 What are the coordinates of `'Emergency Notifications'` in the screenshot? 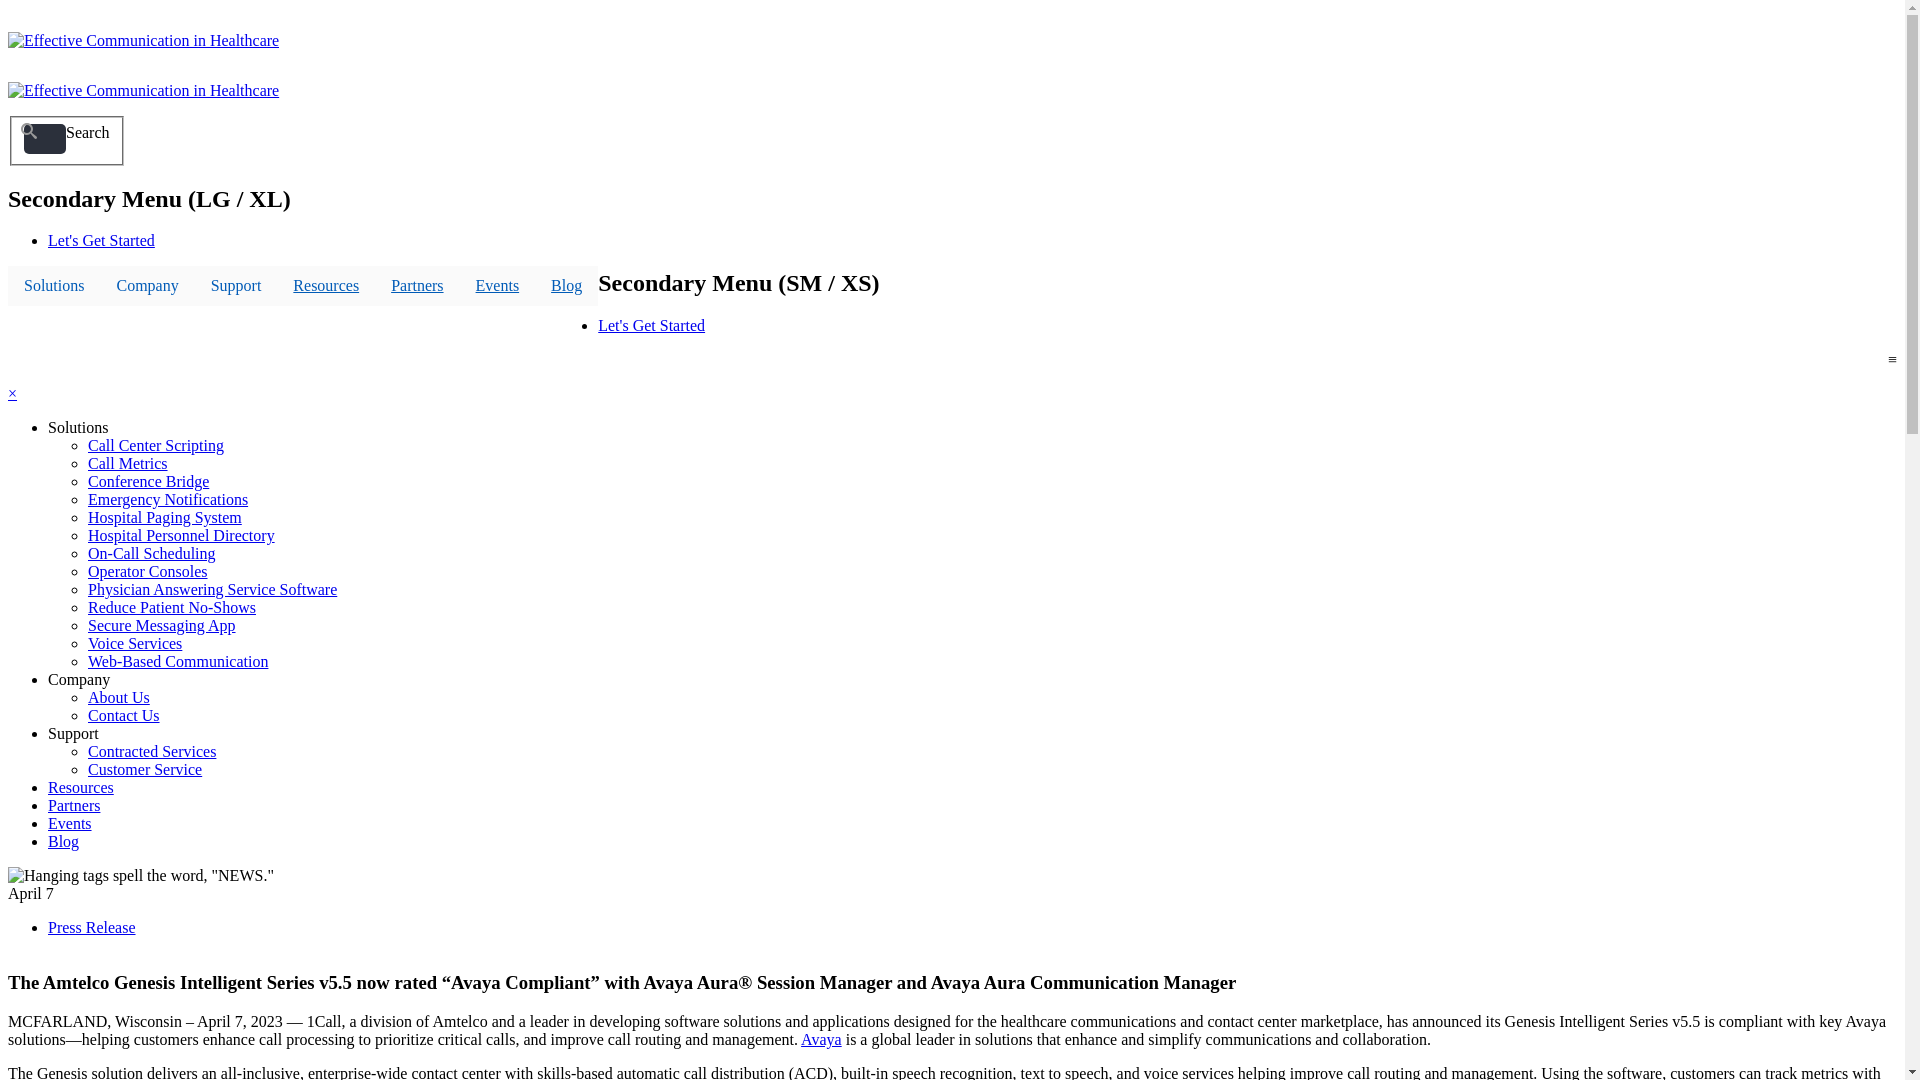 It's located at (168, 498).